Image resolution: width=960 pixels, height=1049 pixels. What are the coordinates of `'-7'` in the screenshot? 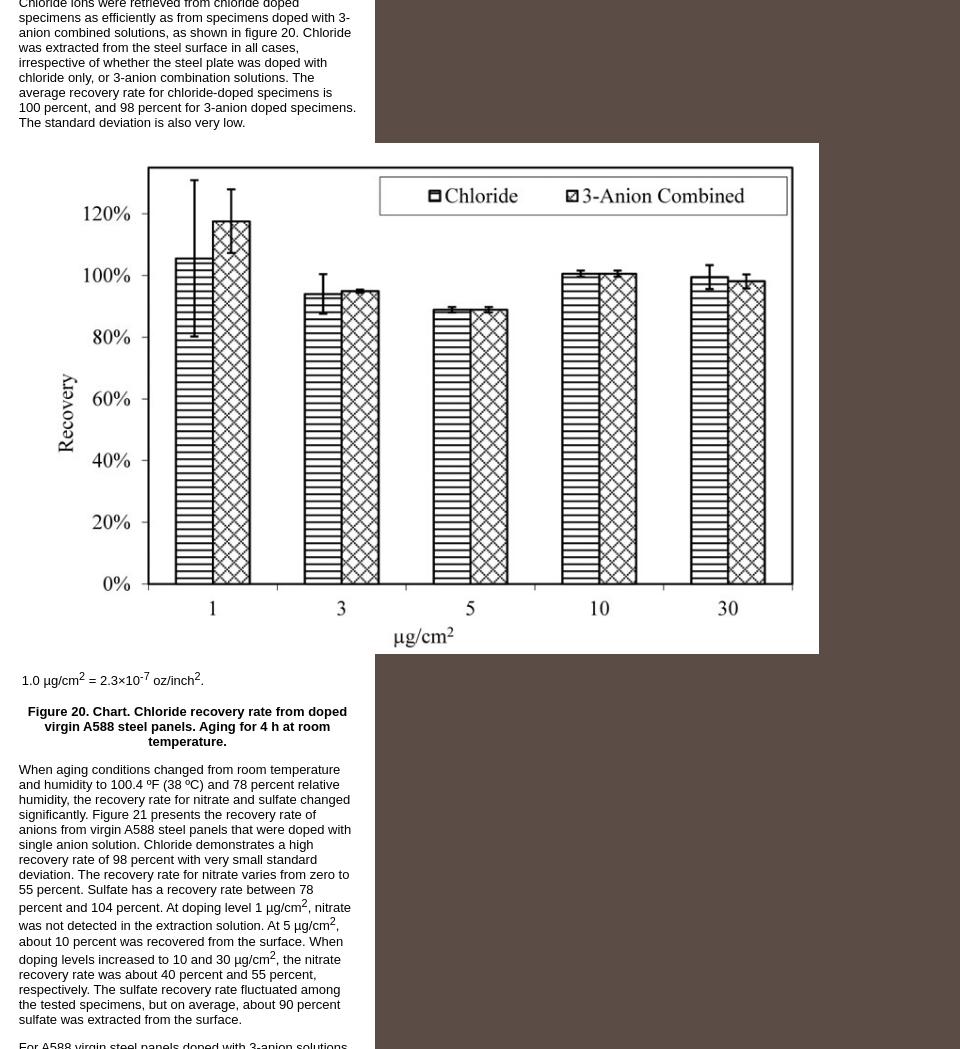 It's located at (143, 674).